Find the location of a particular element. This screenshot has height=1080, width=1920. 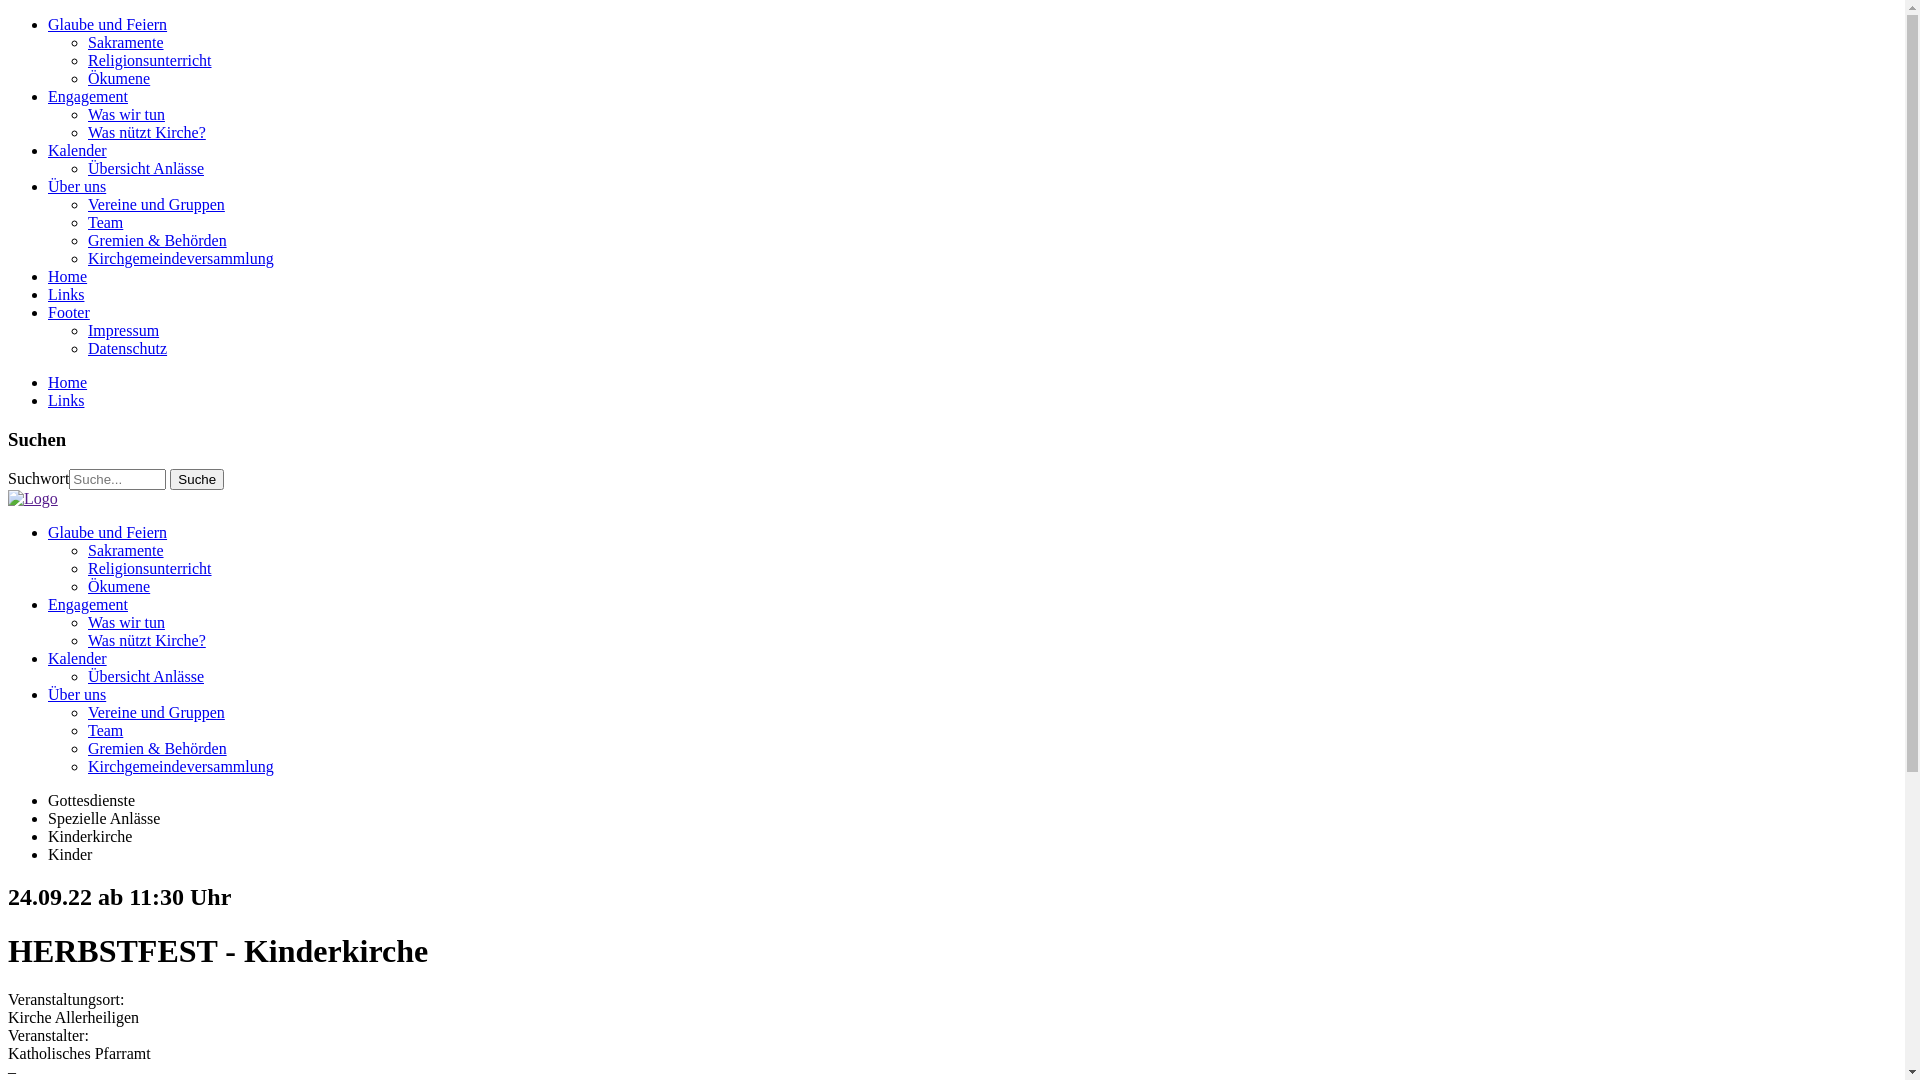

'Team' is located at coordinates (104, 222).